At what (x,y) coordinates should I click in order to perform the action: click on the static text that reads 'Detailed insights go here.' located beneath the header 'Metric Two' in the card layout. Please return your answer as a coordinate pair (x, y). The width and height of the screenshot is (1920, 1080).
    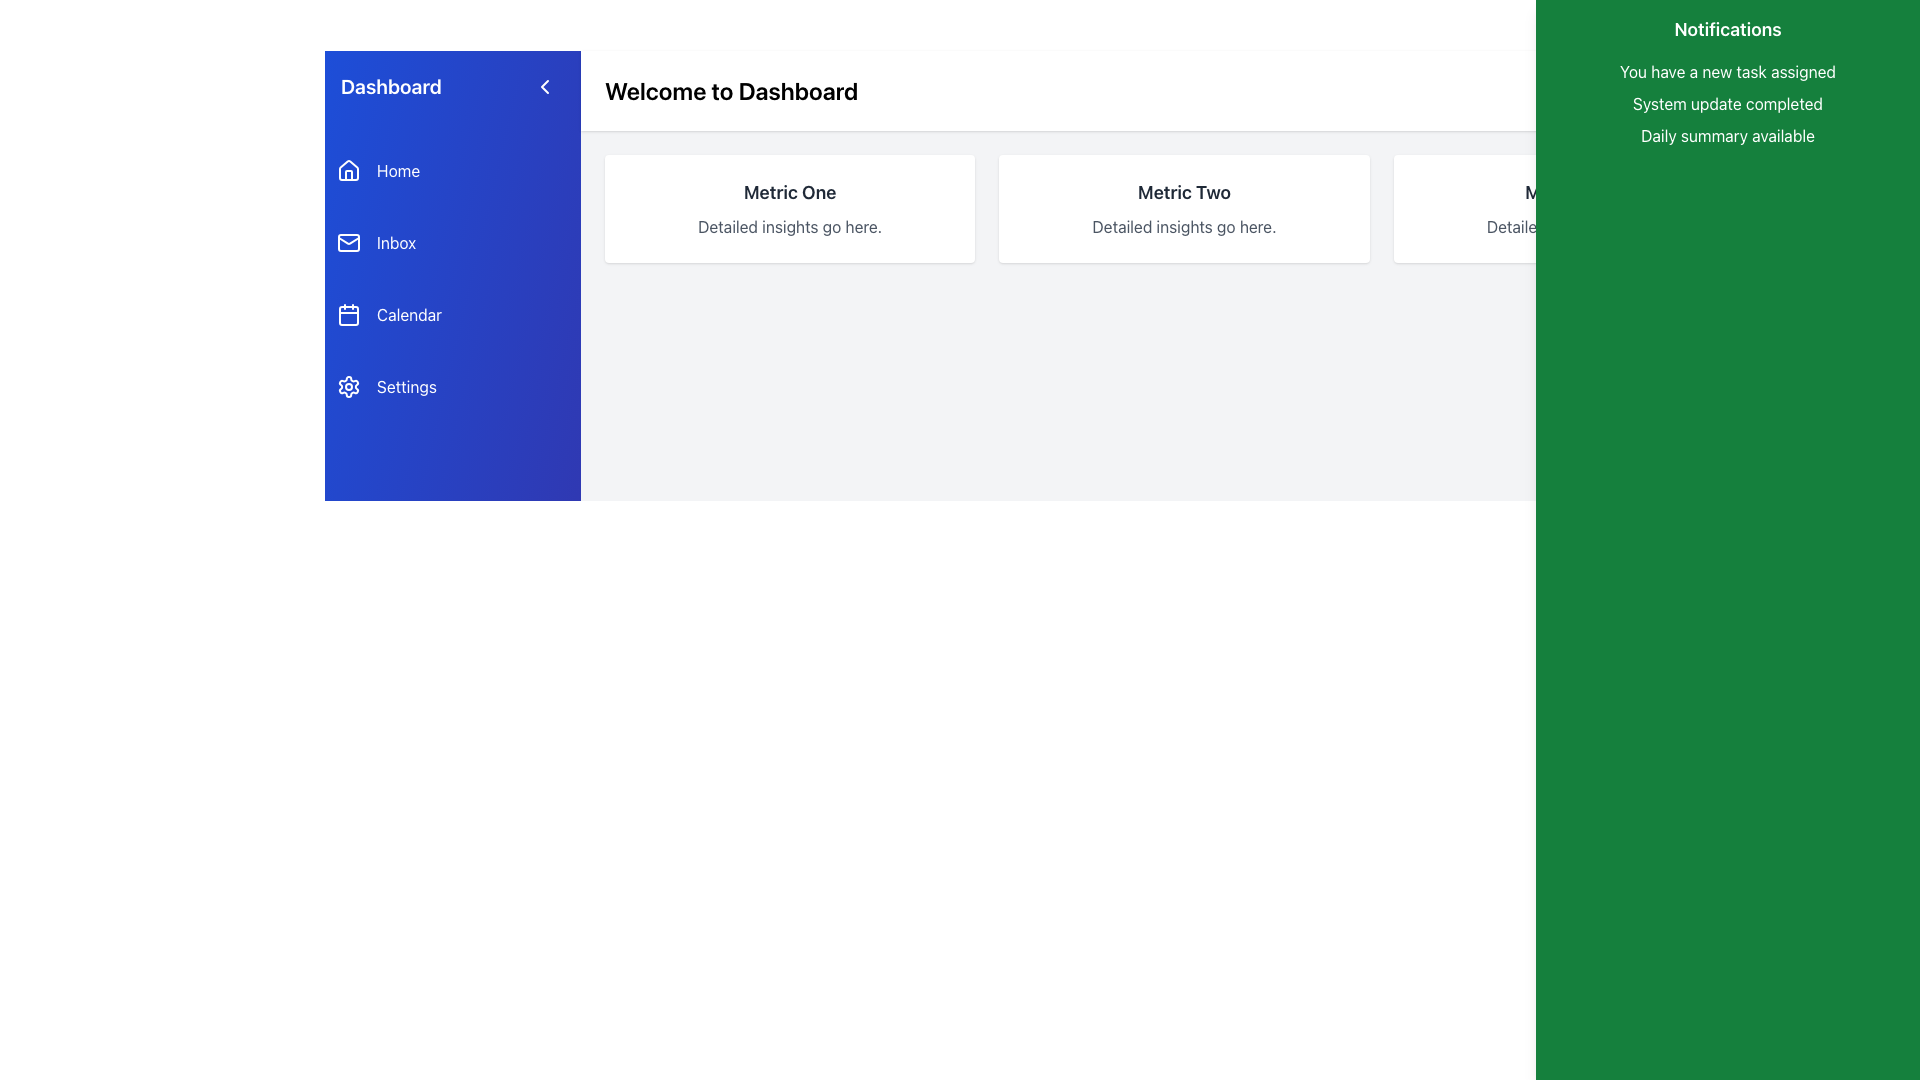
    Looking at the image, I should click on (1184, 226).